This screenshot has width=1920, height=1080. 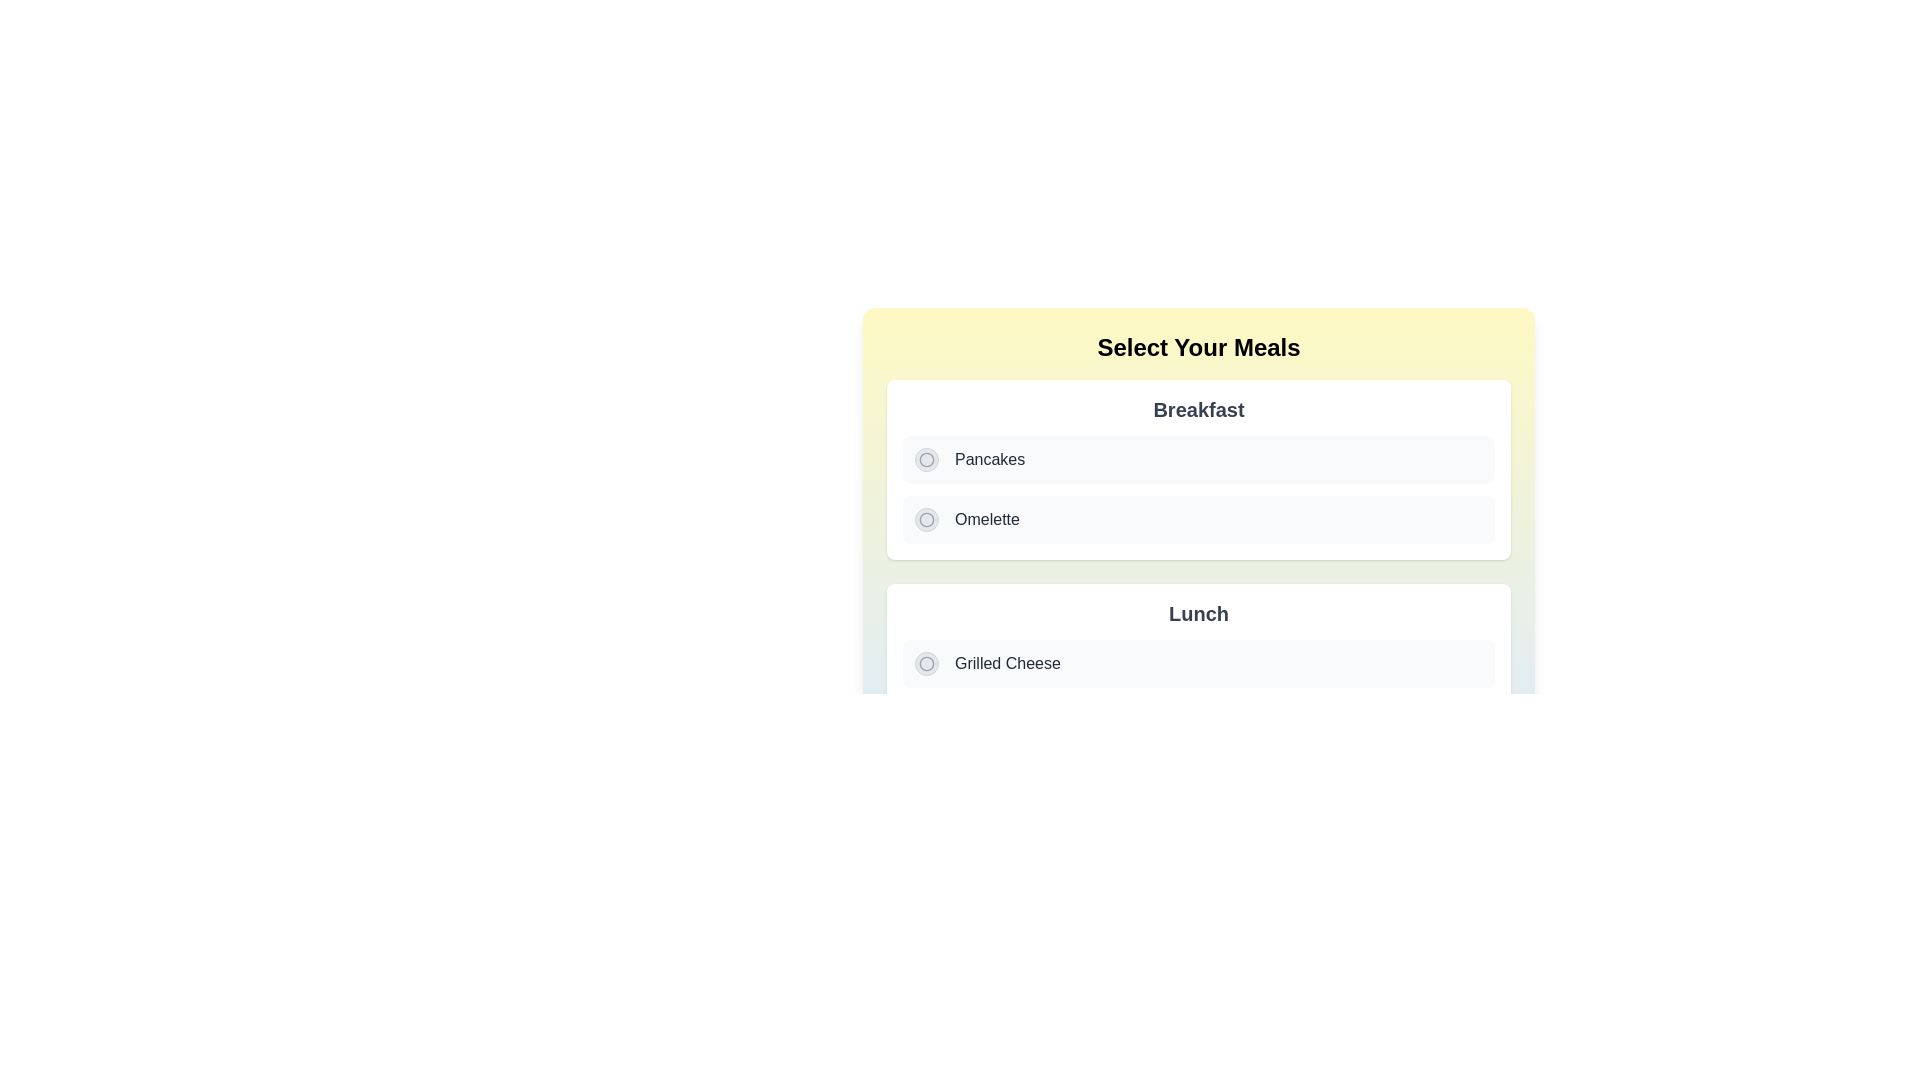 What do you see at coordinates (1199, 519) in the screenshot?
I see `to select the 'Omelette' option from the selectable list item with a radio button located under the 'Breakfast' section` at bounding box center [1199, 519].